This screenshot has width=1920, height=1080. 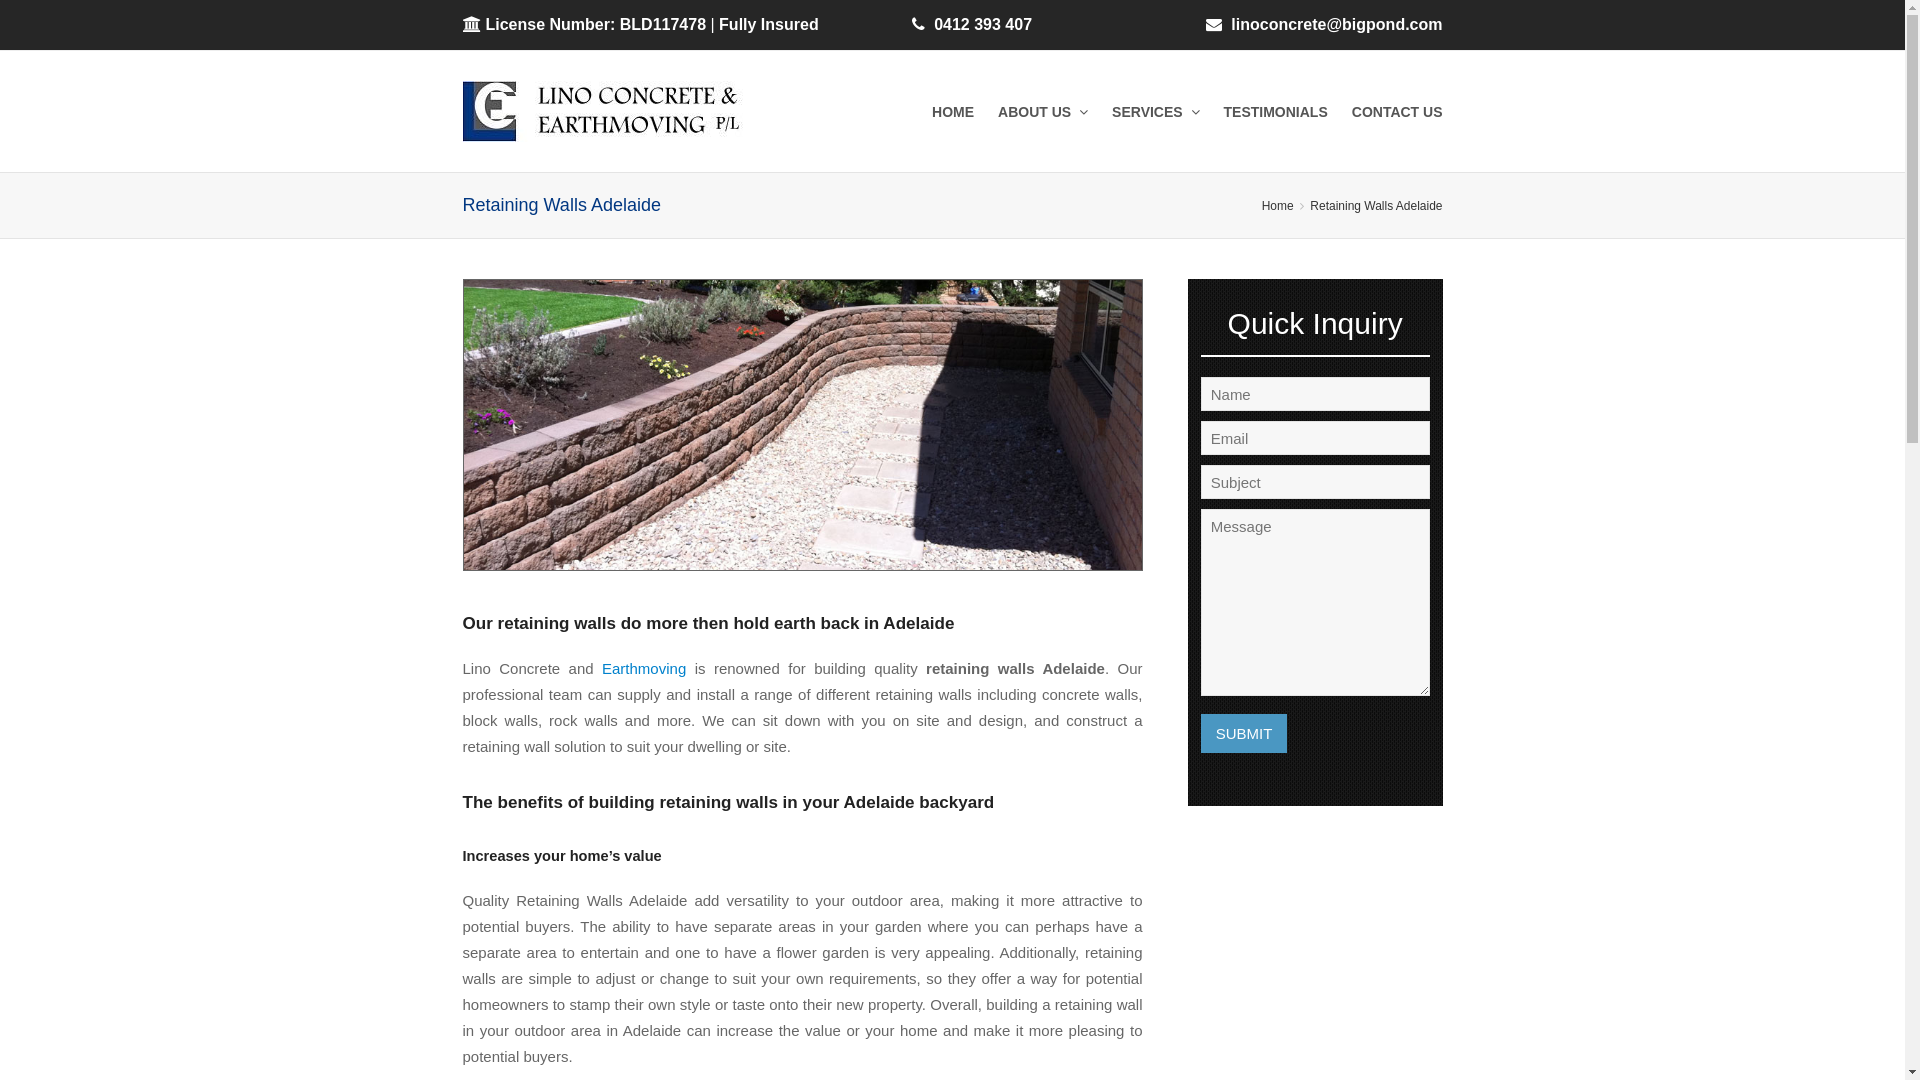 What do you see at coordinates (1229, 24) in the screenshot?
I see `'linoconcrete@bigpond.com'` at bounding box center [1229, 24].